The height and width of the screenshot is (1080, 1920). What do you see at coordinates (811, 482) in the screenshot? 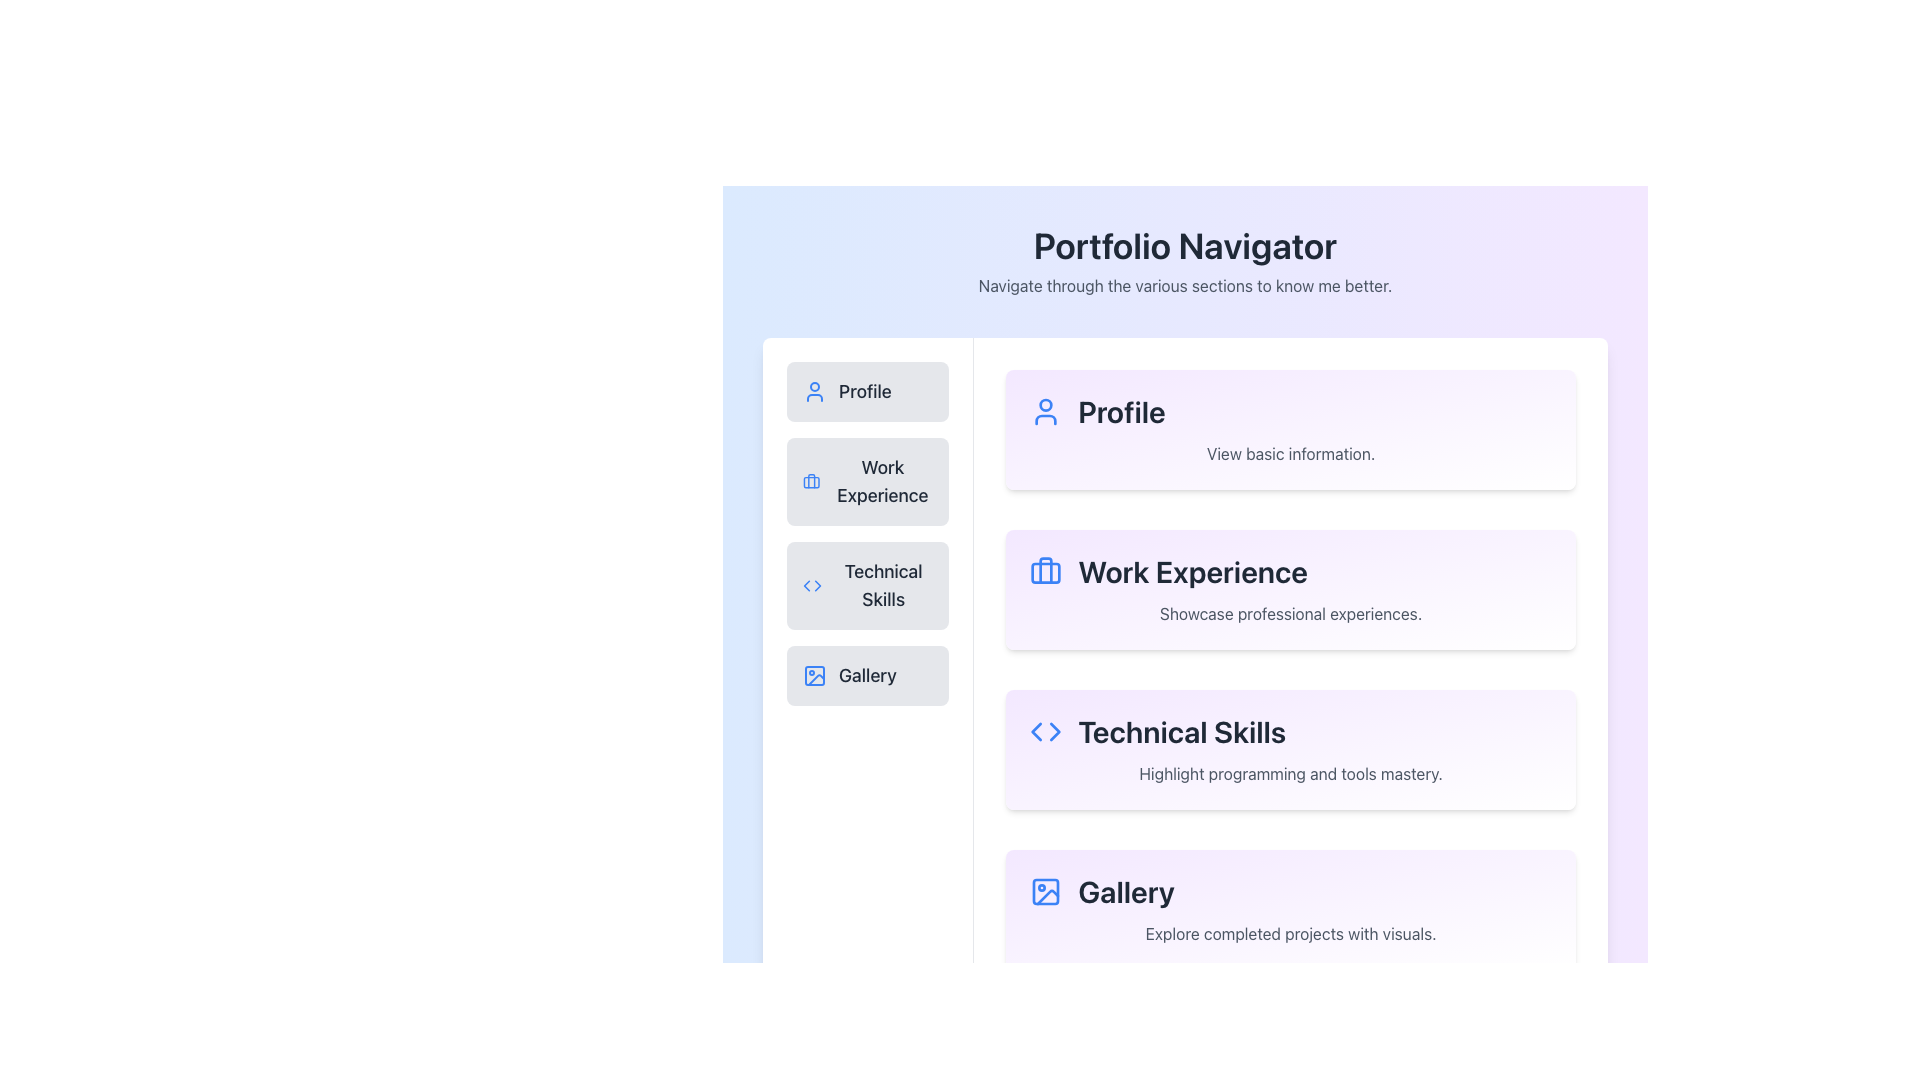
I see `the blue briefcase icon in the vertical navigation menu that links to the 'Work Experience' section` at bounding box center [811, 482].